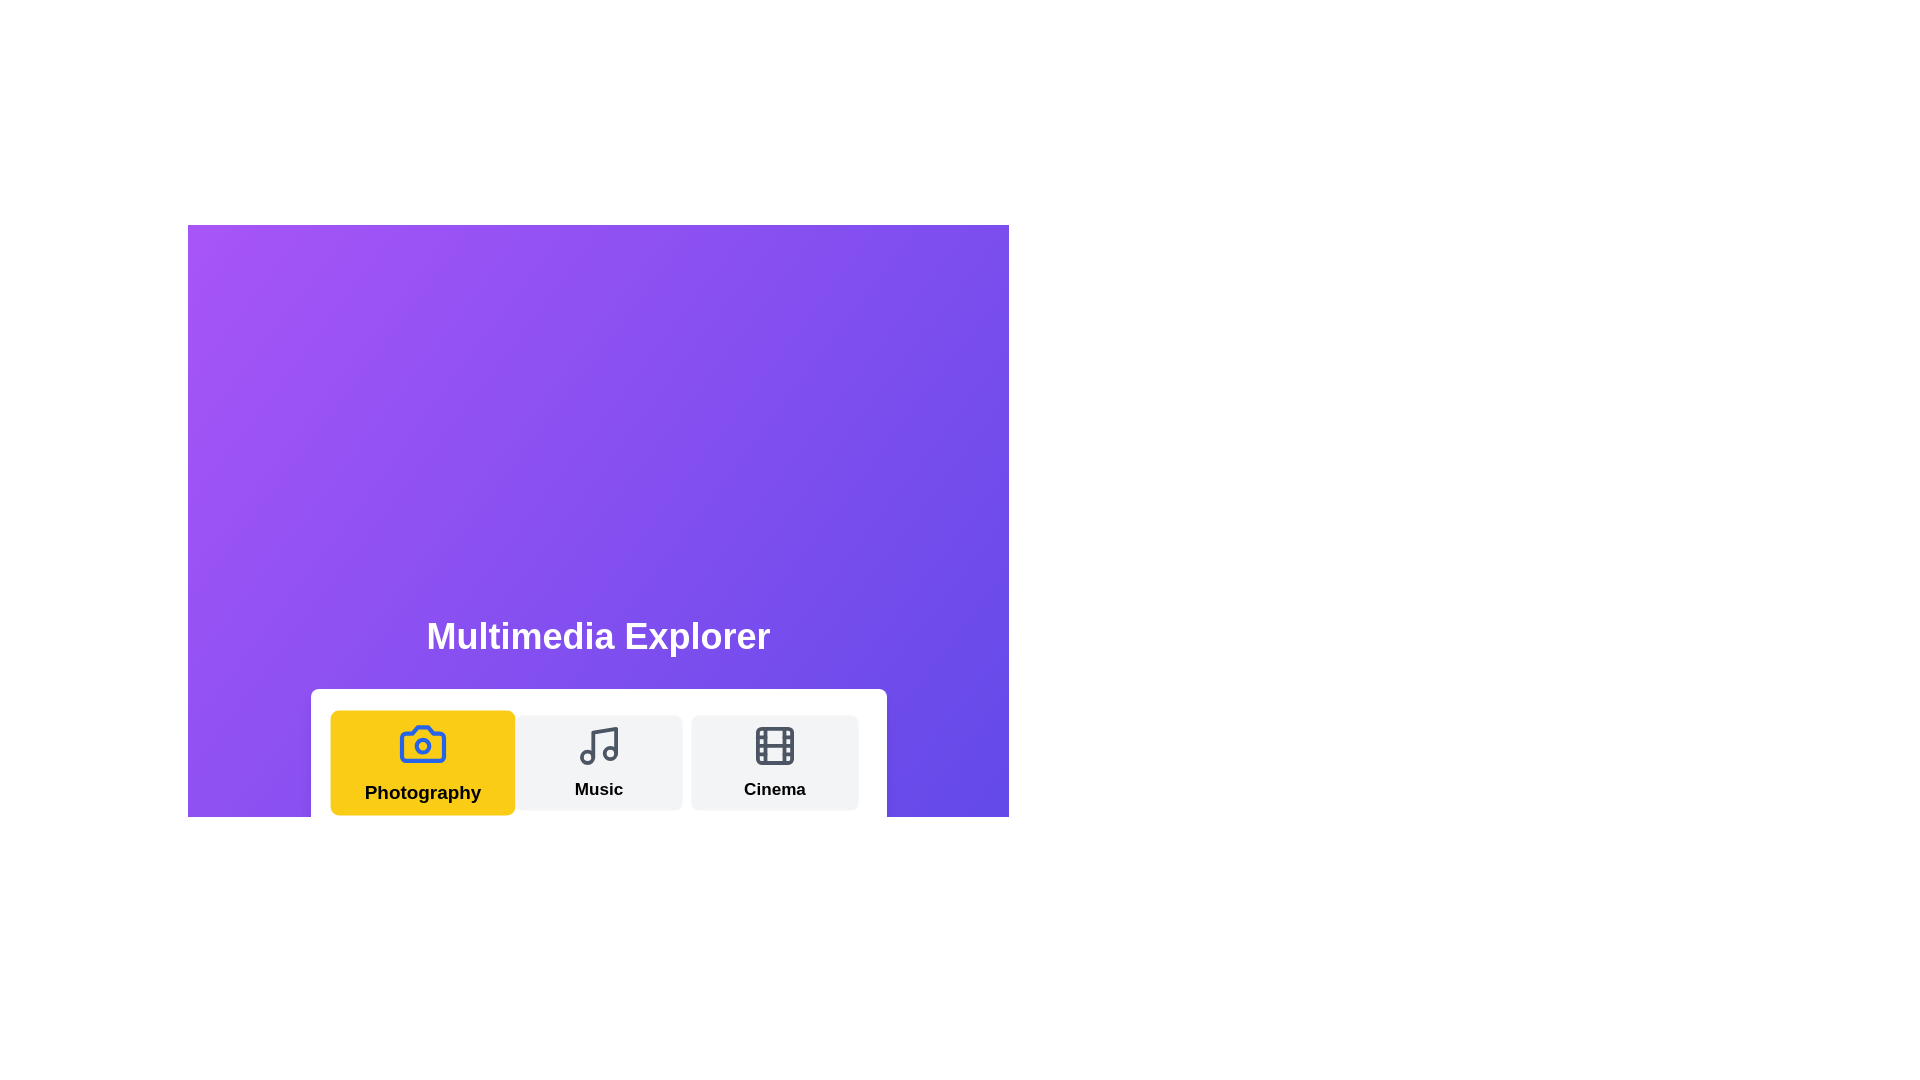 The width and height of the screenshot is (1920, 1080). Describe the element at coordinates (597, 763) in the screenshot. I see `the button corresponding to the category Music` at that location.